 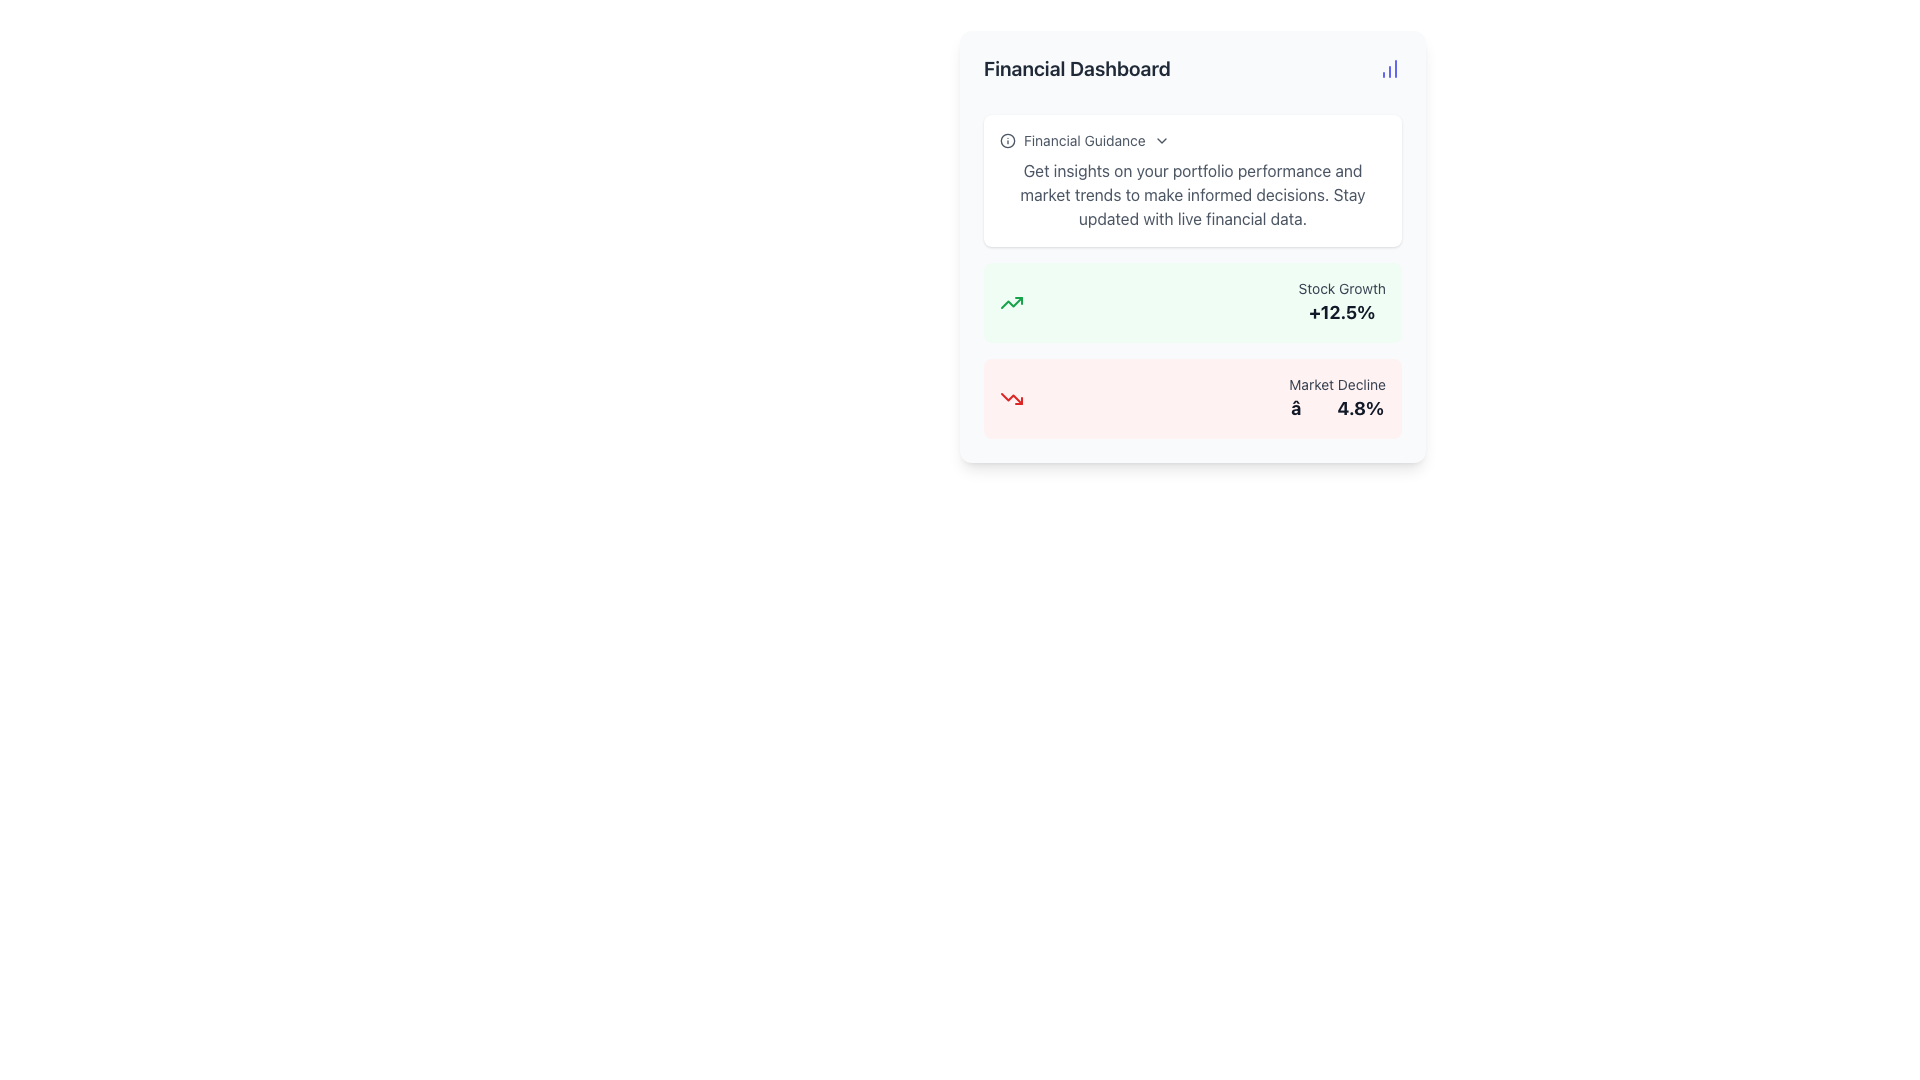 I want to click on the heading text element labeled 'Financial Dashboard', which is styled with a bold font and dark gray color, located at the top of the dashboard, so click(x=1076, y=68).